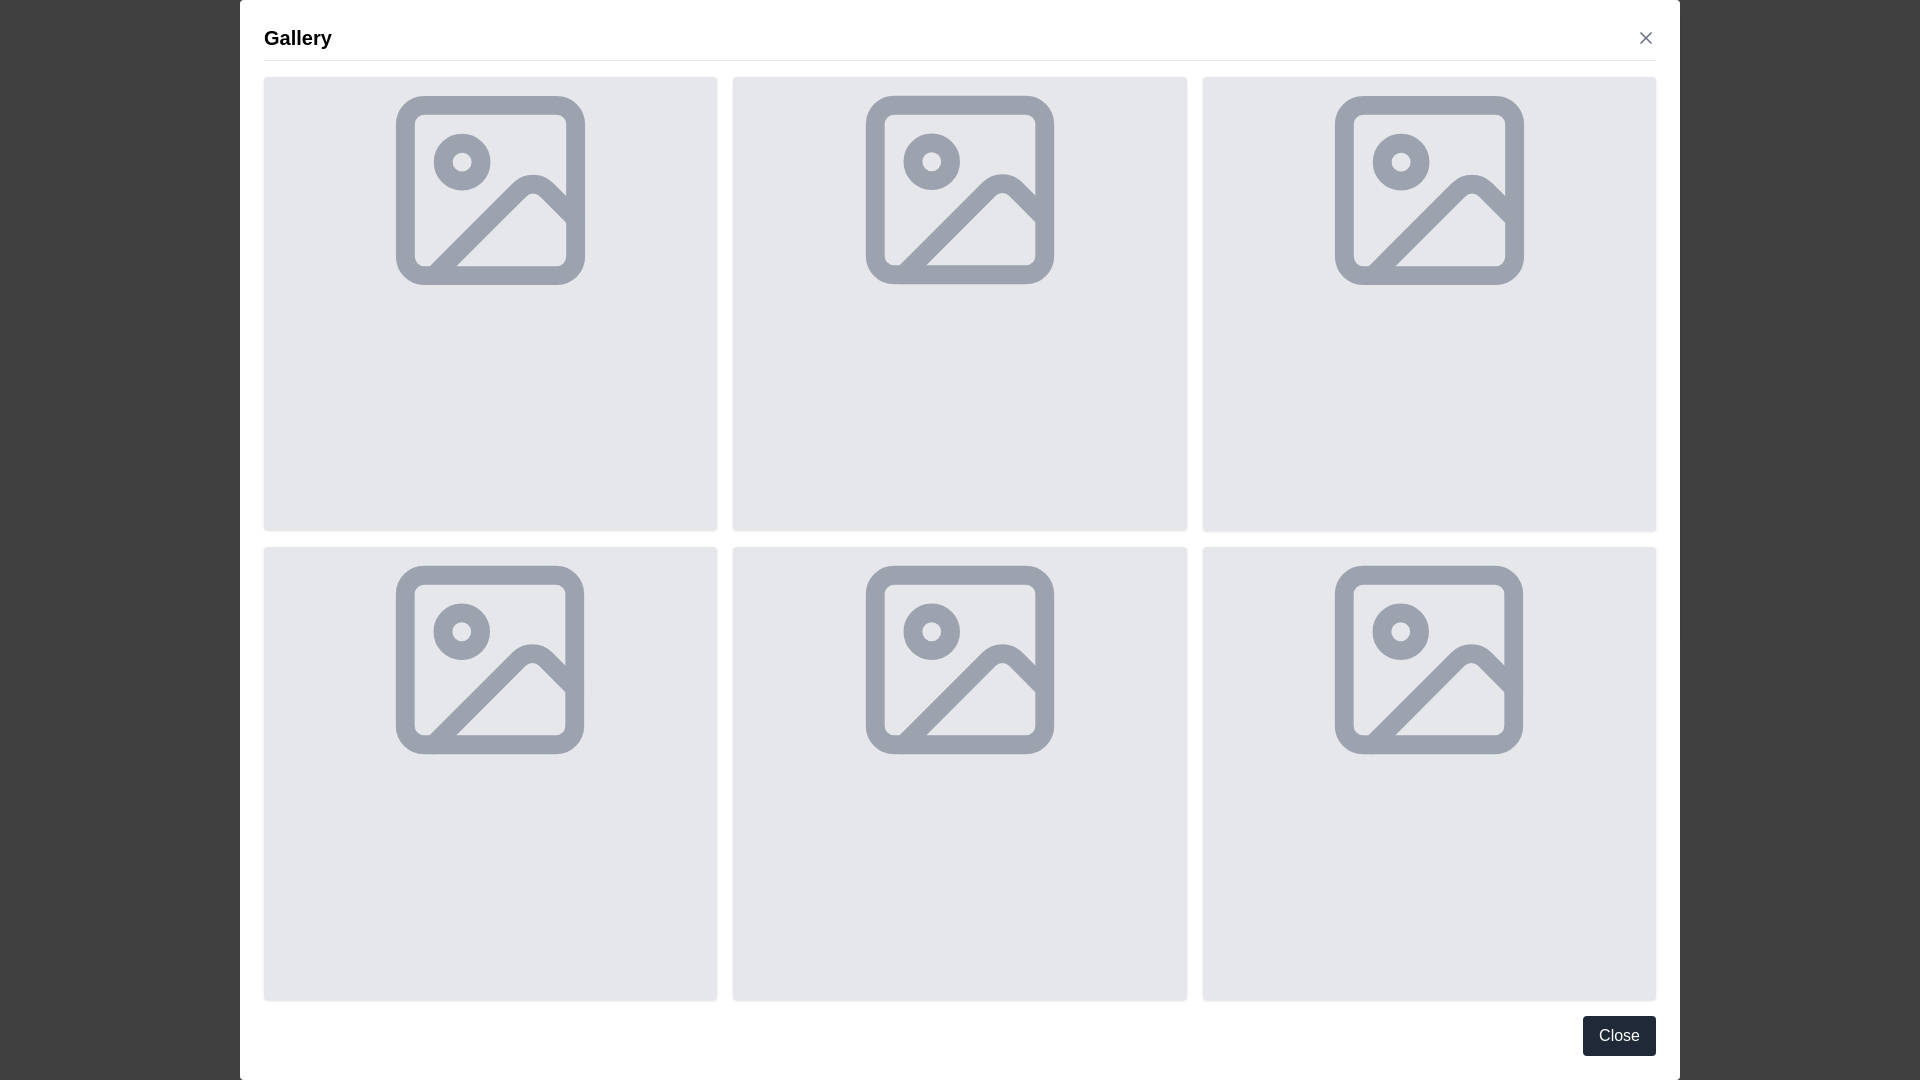 The image size is (1920, 1080). What do you see at coordinates (490, 659) in the screenshot?
I see `the Image placeholder (SVG Icon) located in the central column of the second row in a 3x2 grid layout, which features a circle and a slanted line in gray color` at bounding box center [490, 659].